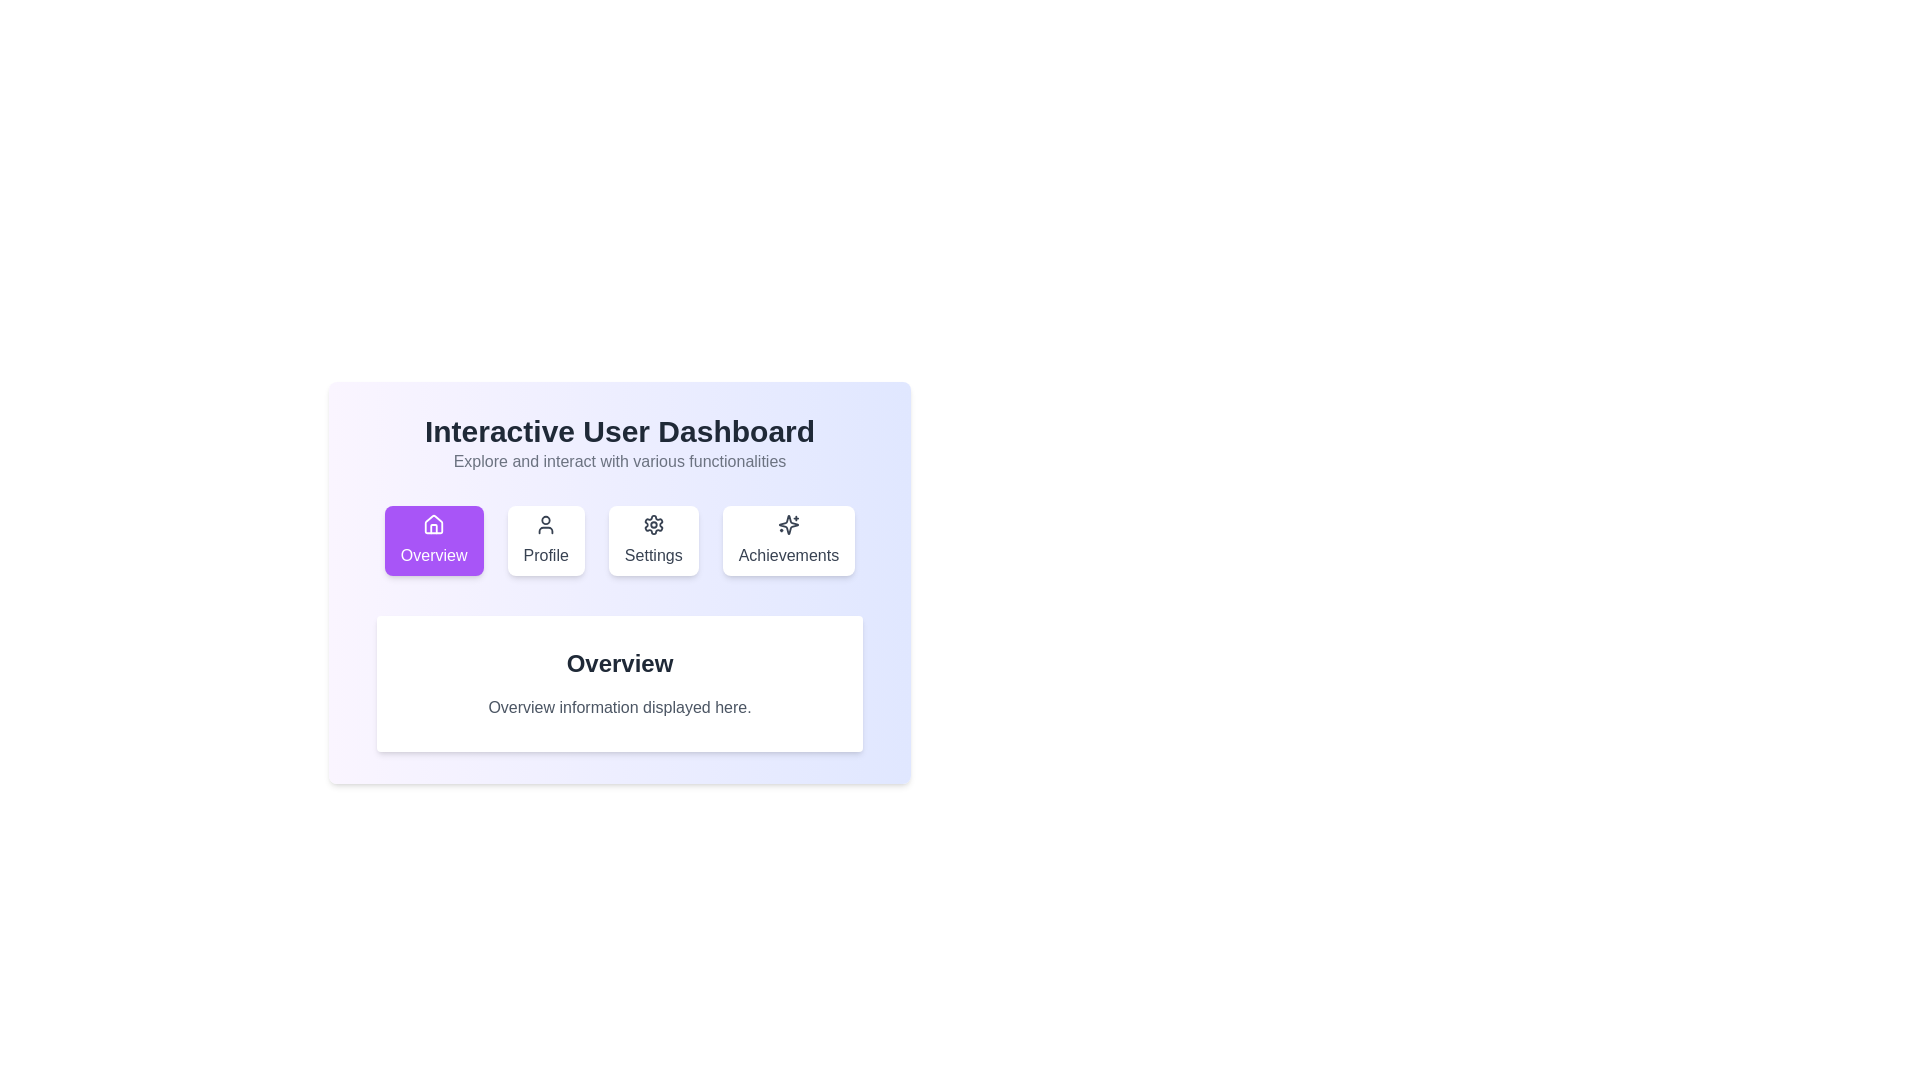  I want to click on the visual indication of the house icon representing the 'Overview' navigation button located in the top left section of the interface, so click(433, 523).